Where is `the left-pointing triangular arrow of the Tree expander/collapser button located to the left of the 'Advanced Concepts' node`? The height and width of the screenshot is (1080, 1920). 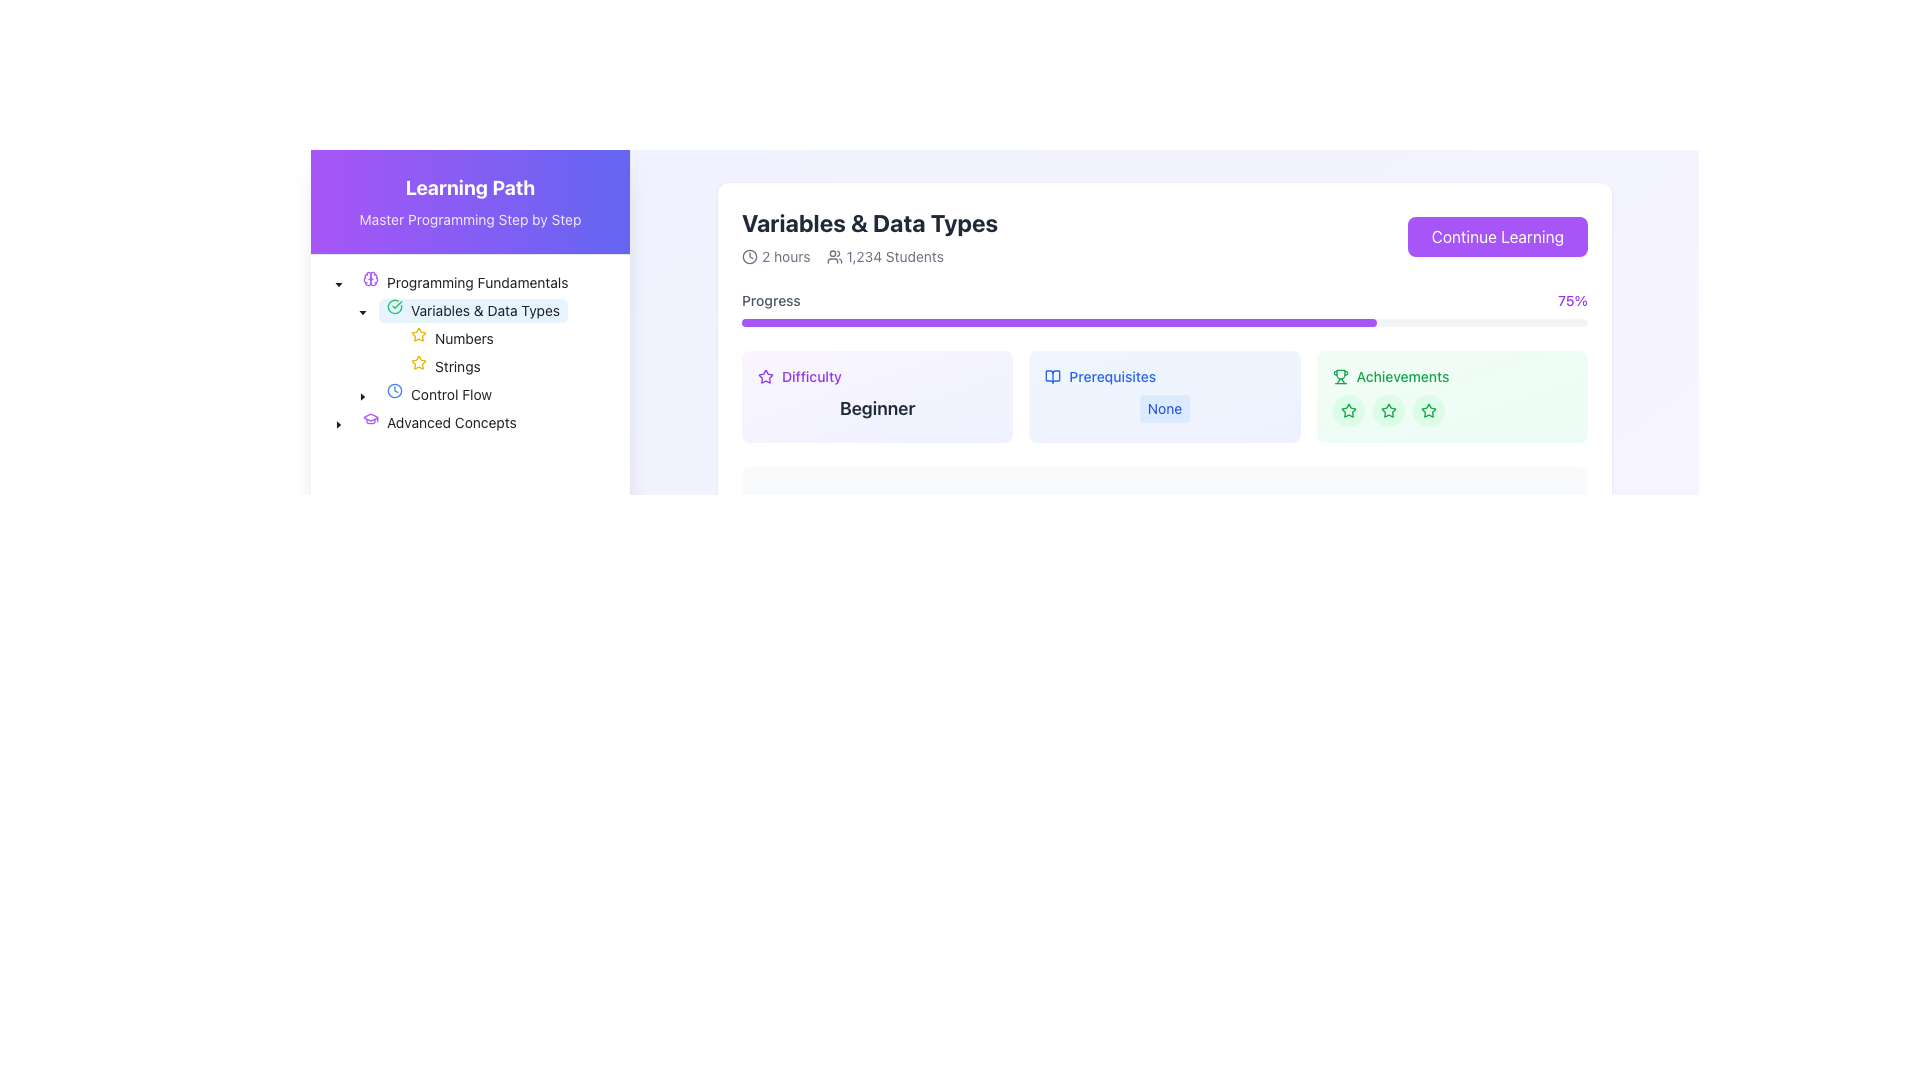 the left-pointing triangular arrow of the Tree expander/collapser button located to the left of the 'Advanced Concepts' node is located at coordinates (339, 422).